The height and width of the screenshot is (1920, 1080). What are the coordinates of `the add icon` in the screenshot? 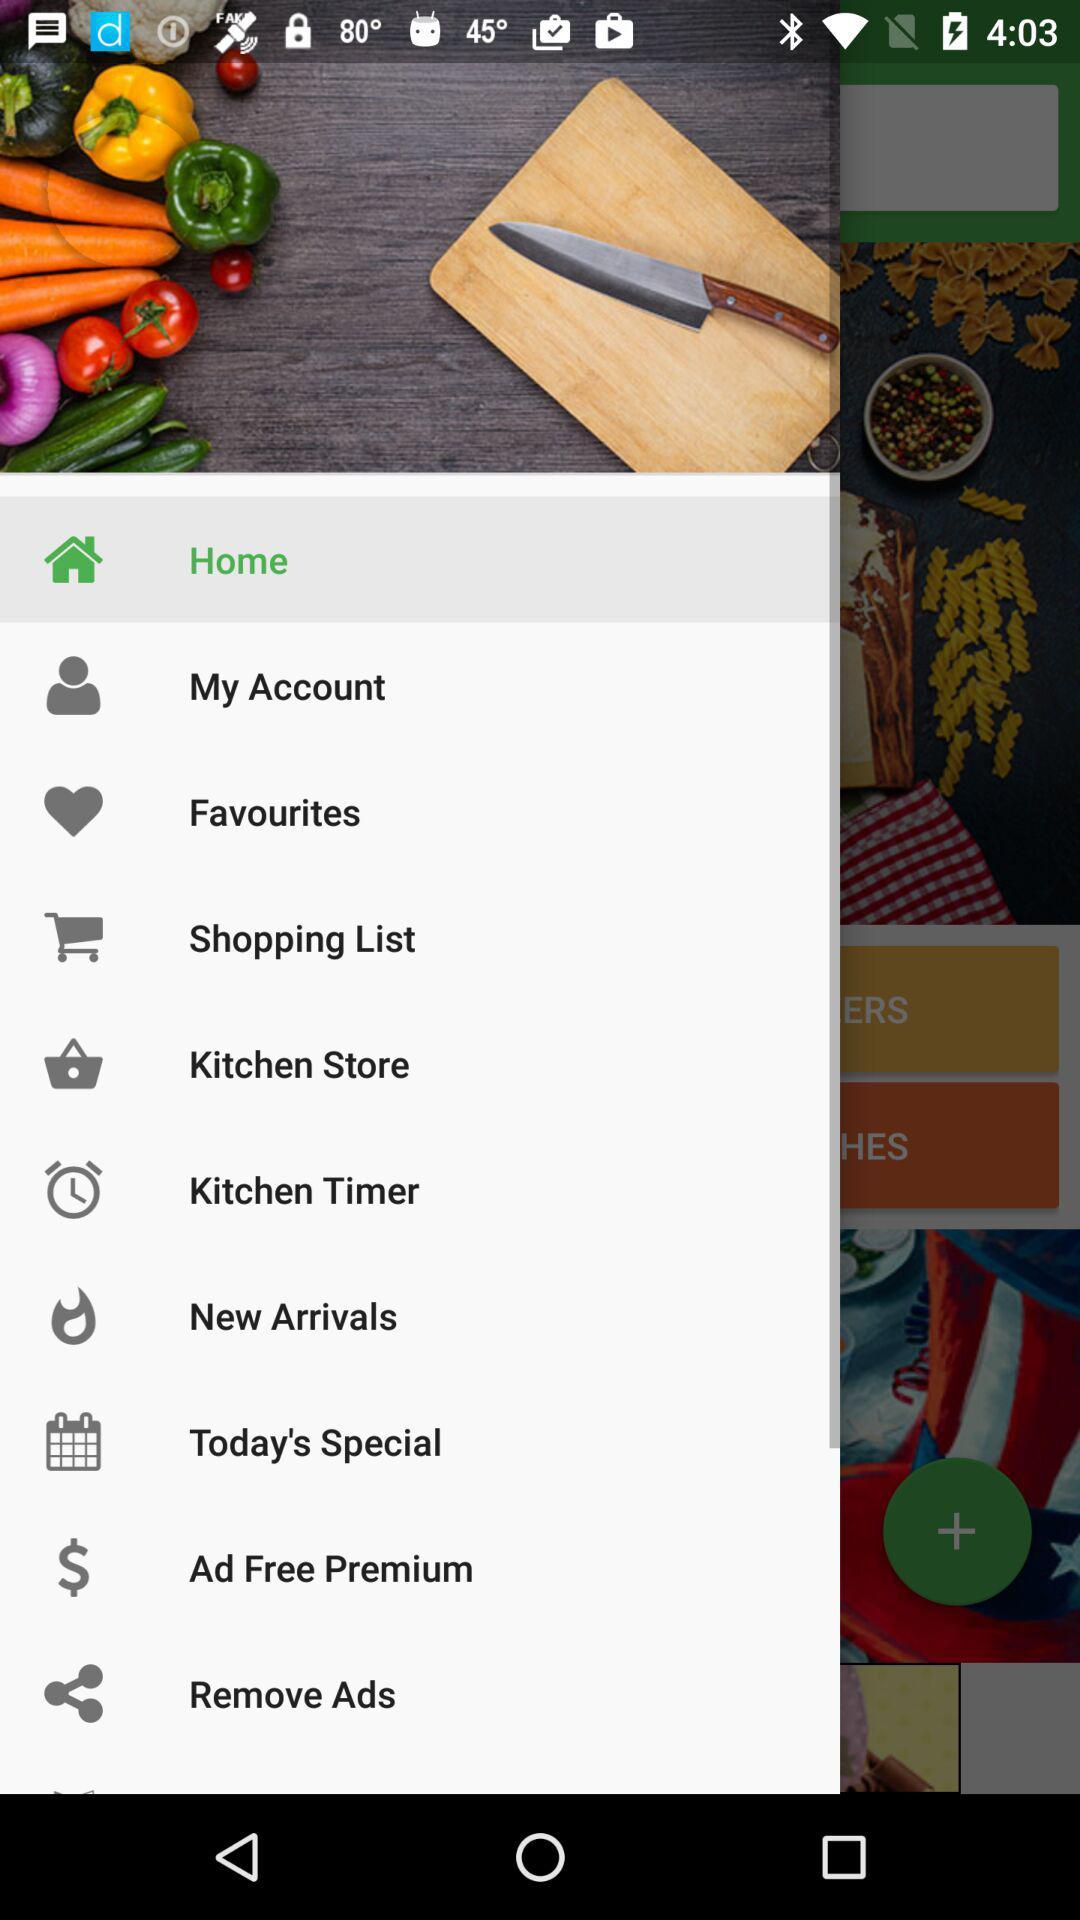 It's located at (955, 1538).